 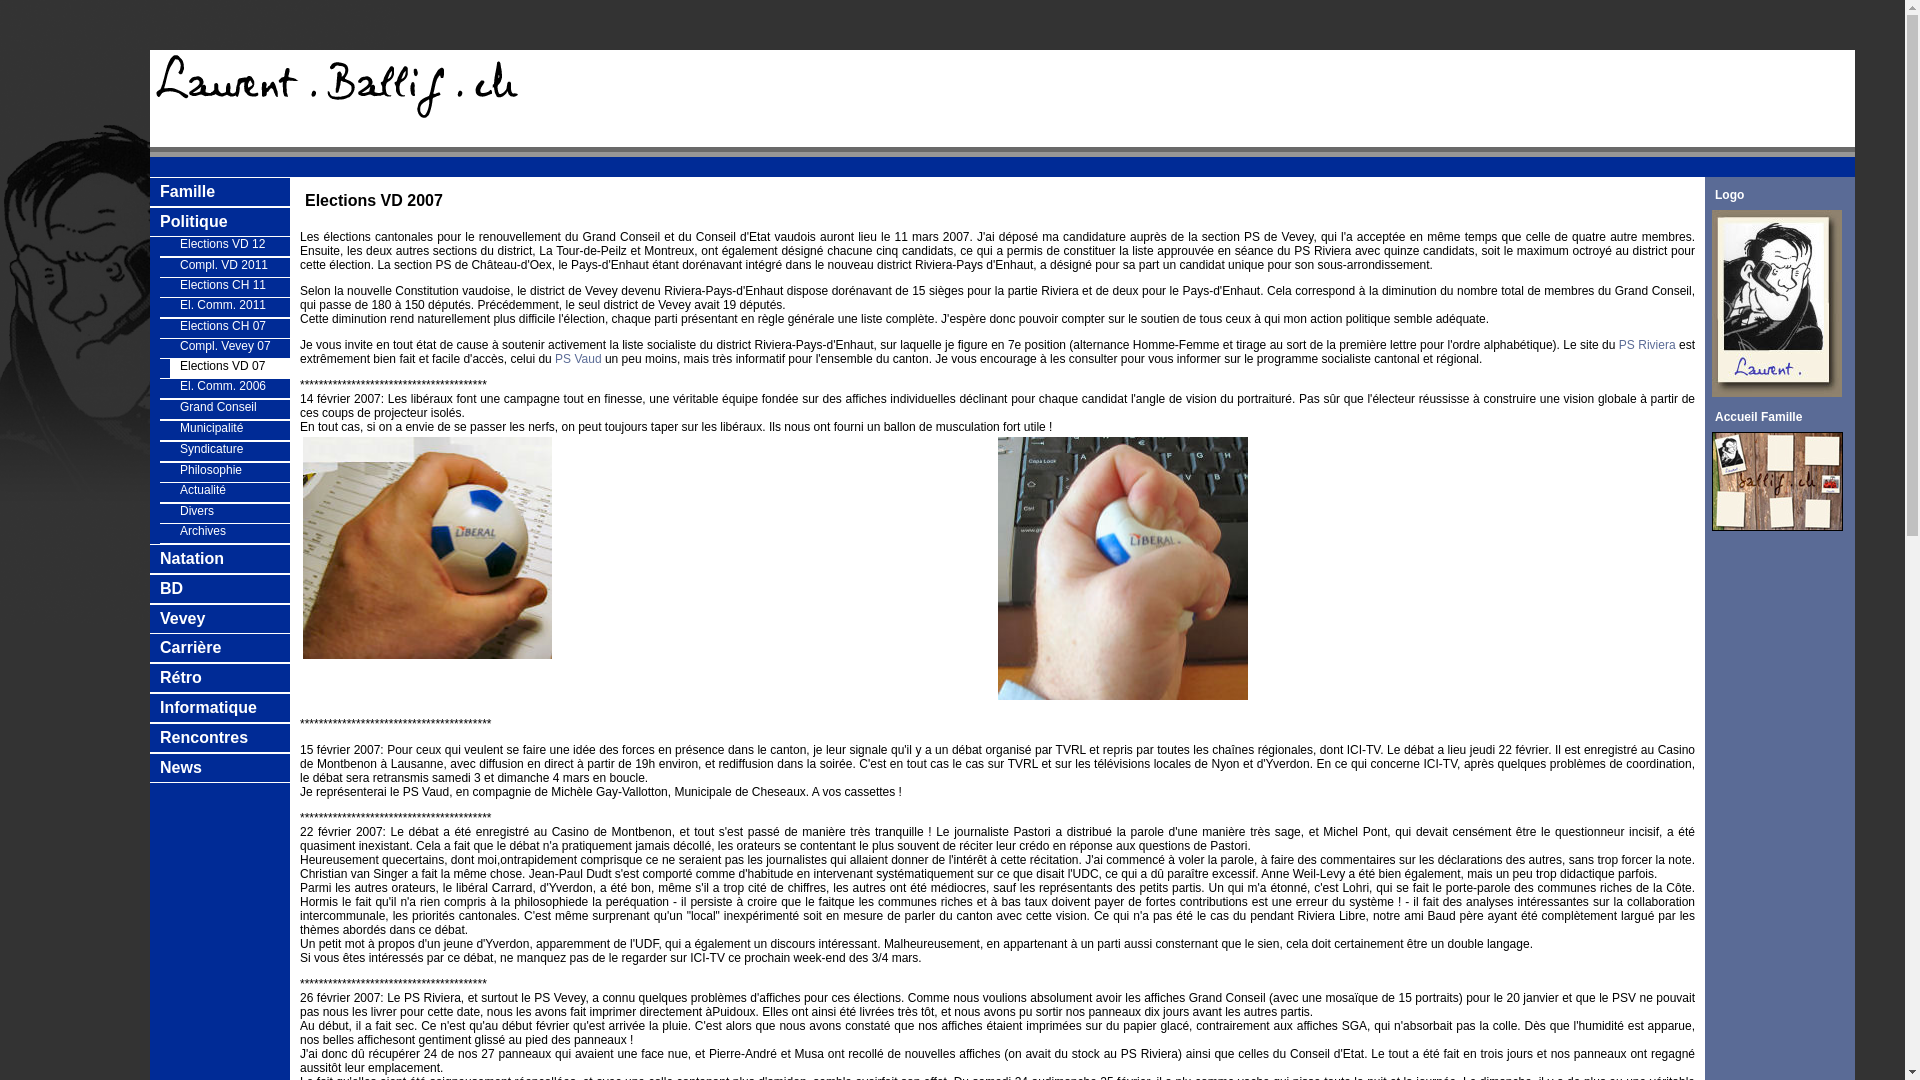 What do you see at coordinates (225, 192) in the screenshot?
I see `'Famille'` at bounding box center [225, 192].